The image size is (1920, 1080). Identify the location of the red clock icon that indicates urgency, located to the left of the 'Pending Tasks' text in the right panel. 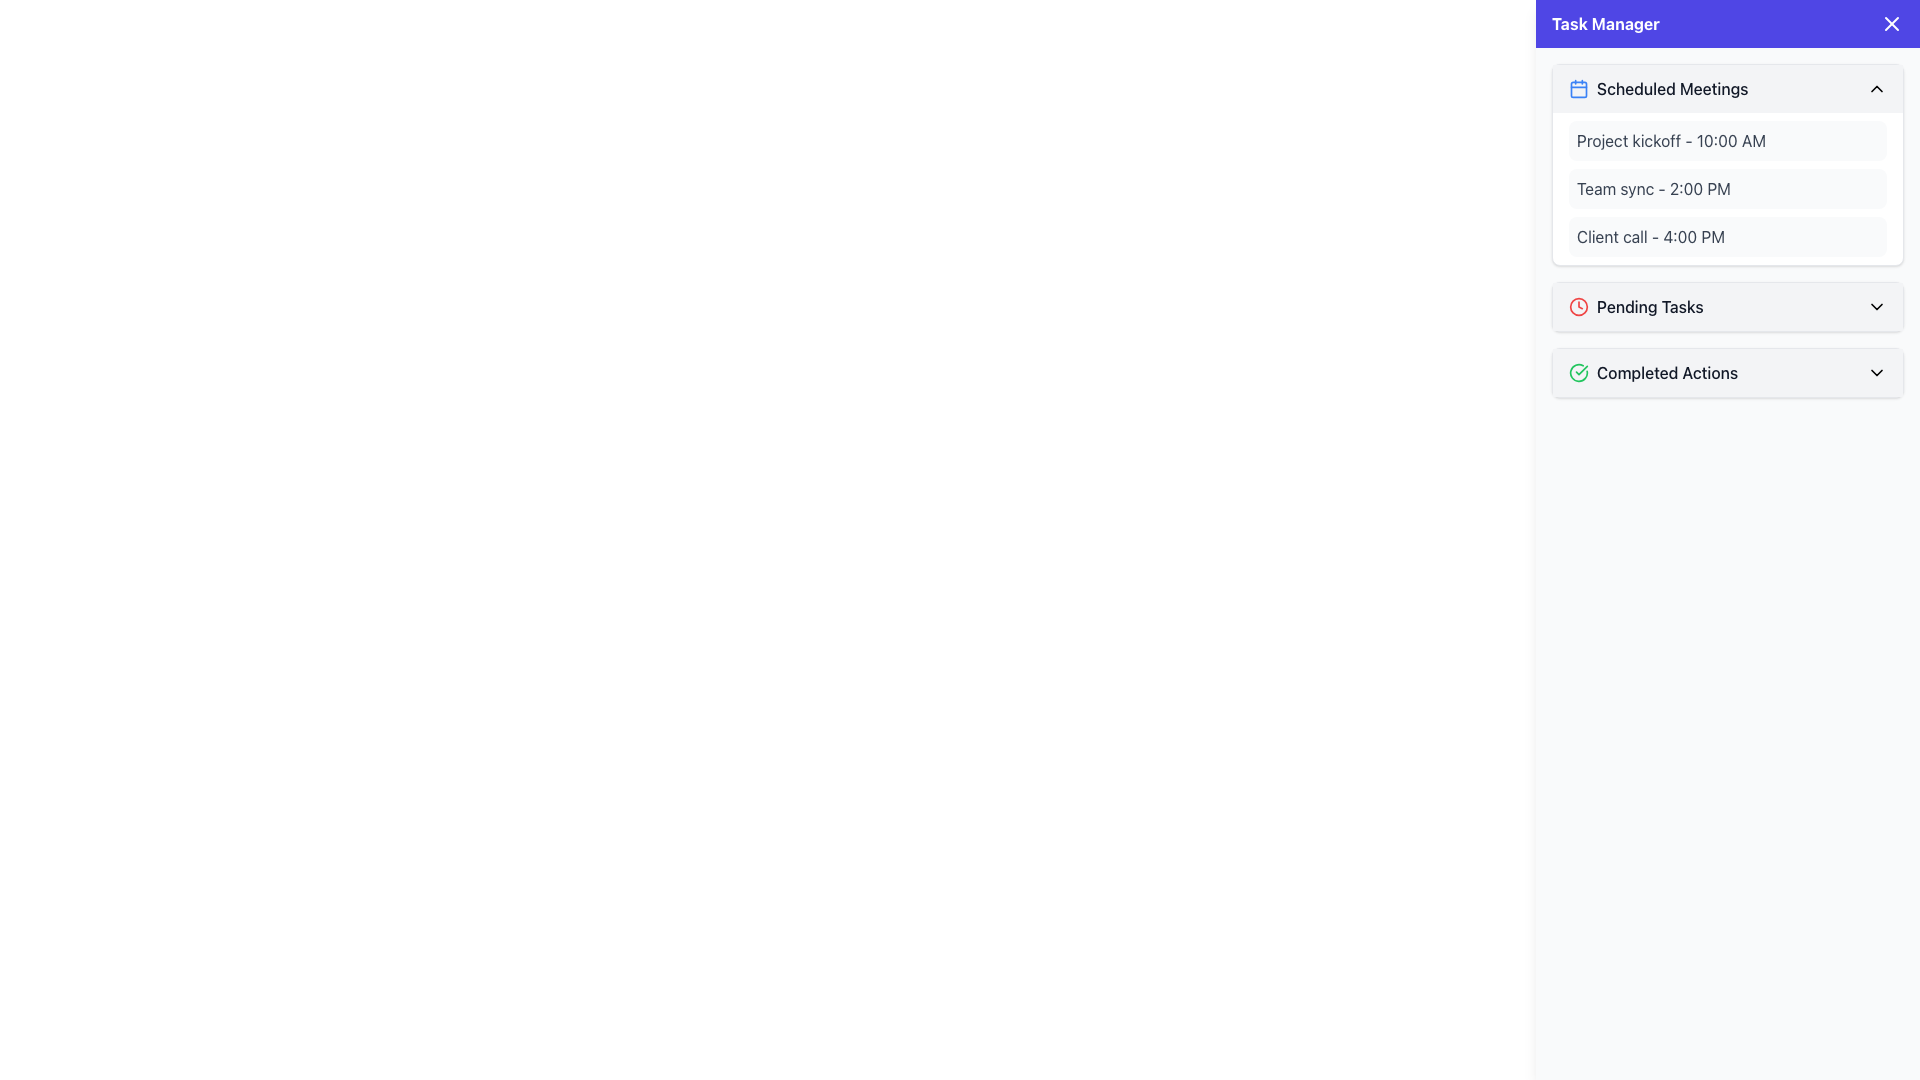
(1578, 307).